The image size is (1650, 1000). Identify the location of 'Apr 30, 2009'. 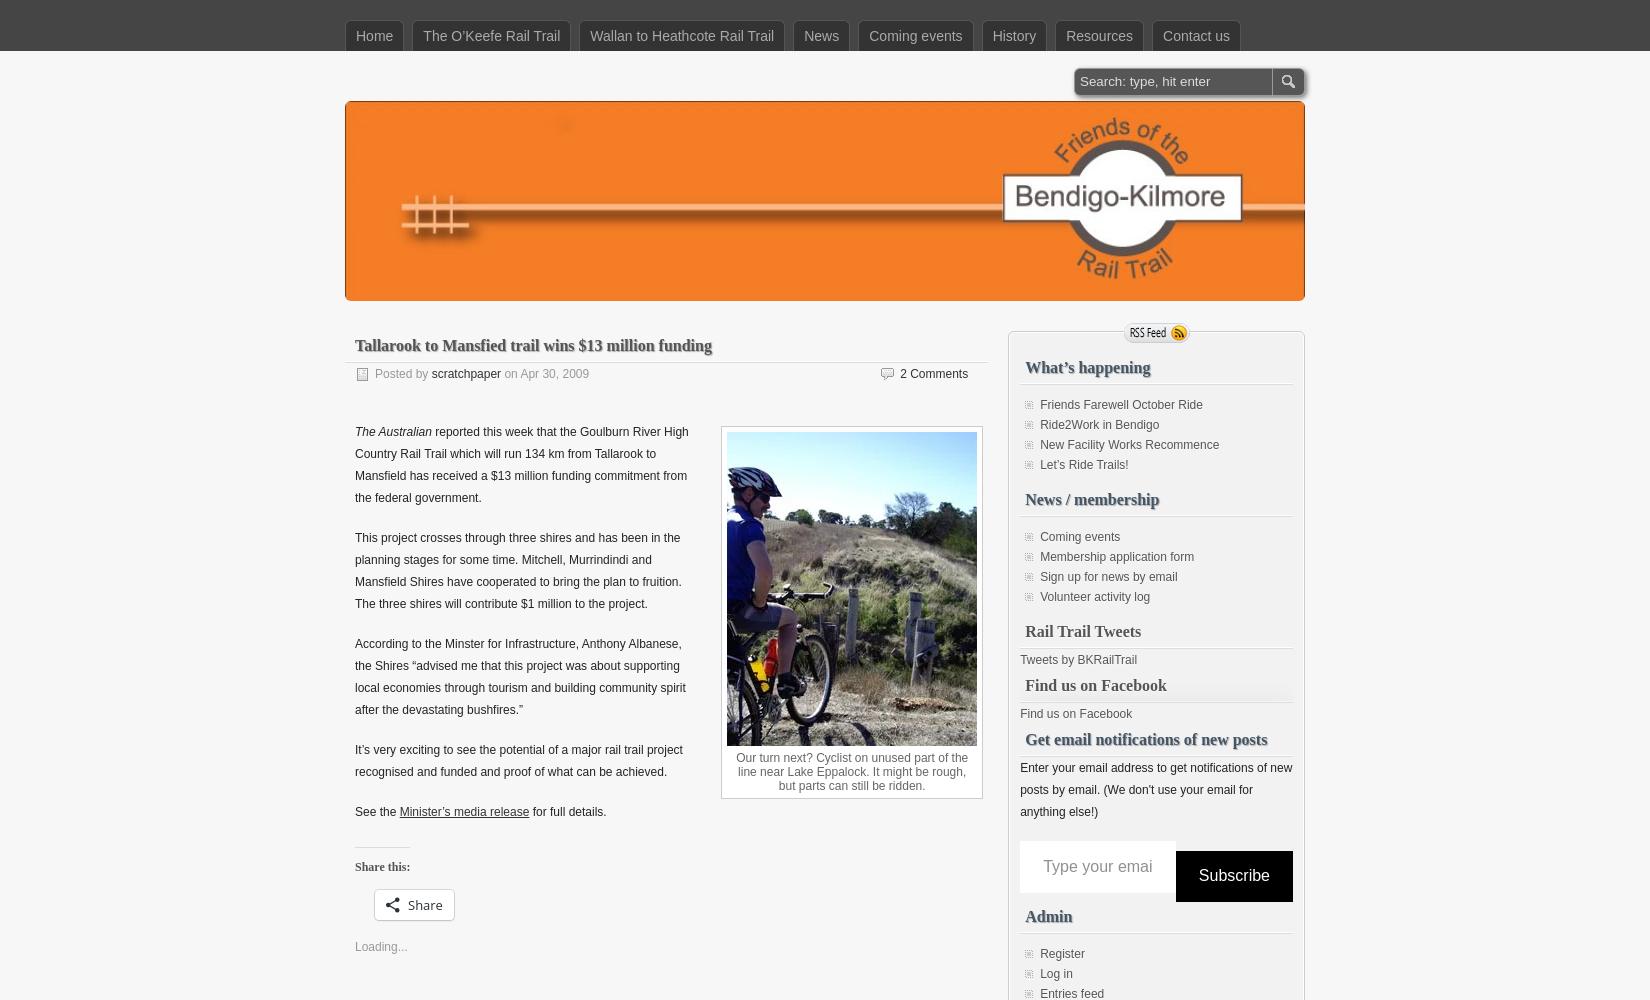
(553, 373).